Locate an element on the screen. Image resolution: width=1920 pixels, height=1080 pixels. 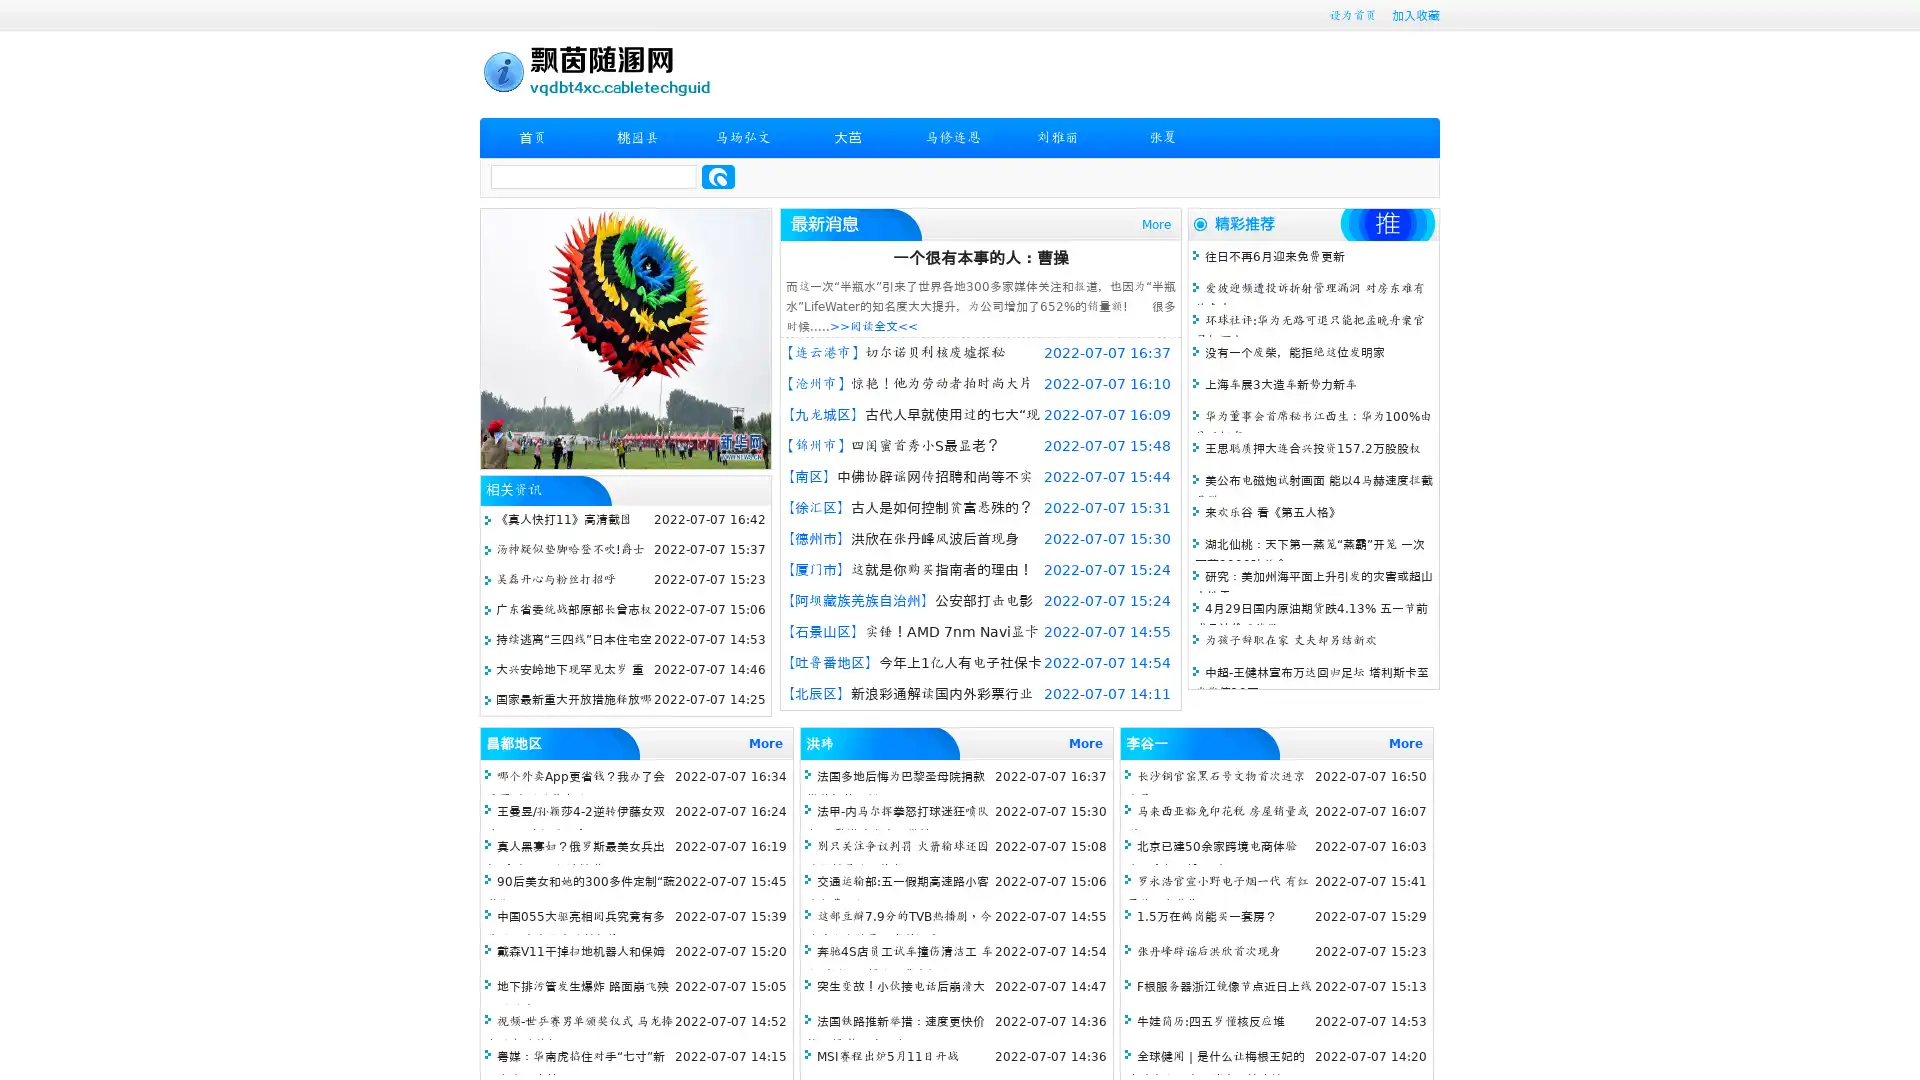
Search is located at coordinates (718, 176).